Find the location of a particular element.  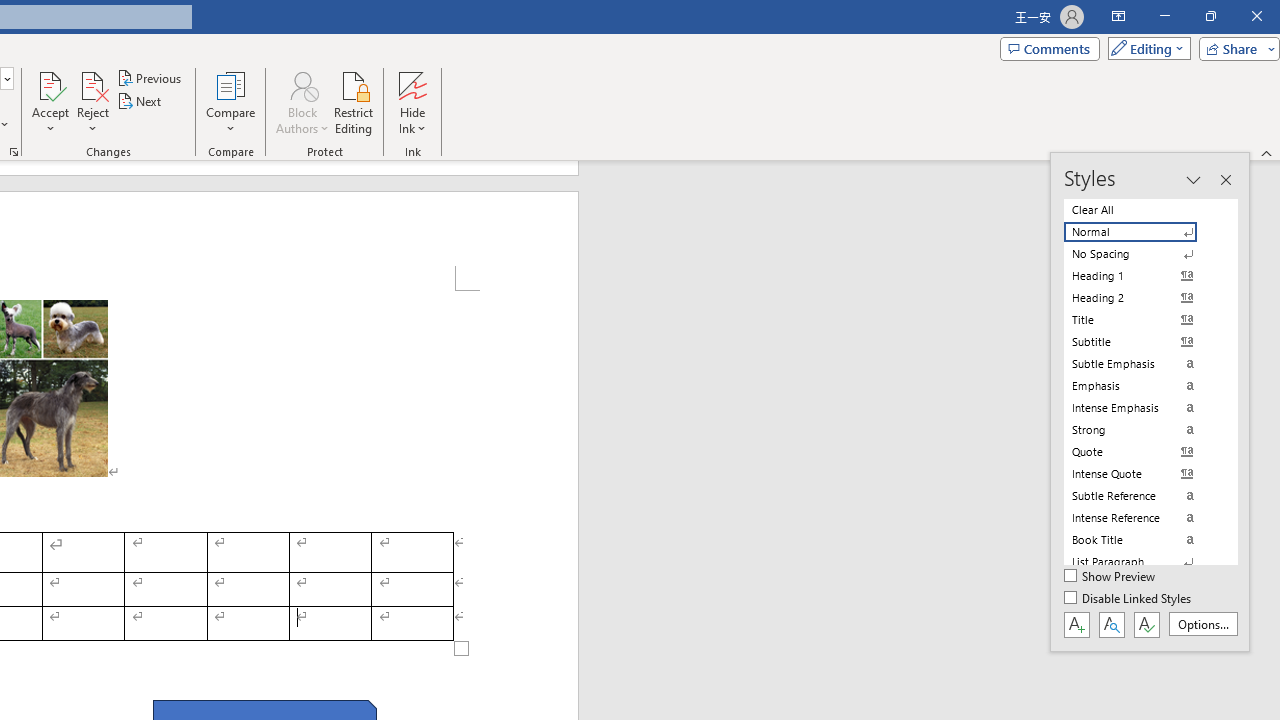

'Intense Emphasis' is located at coordinates (1142, 406).